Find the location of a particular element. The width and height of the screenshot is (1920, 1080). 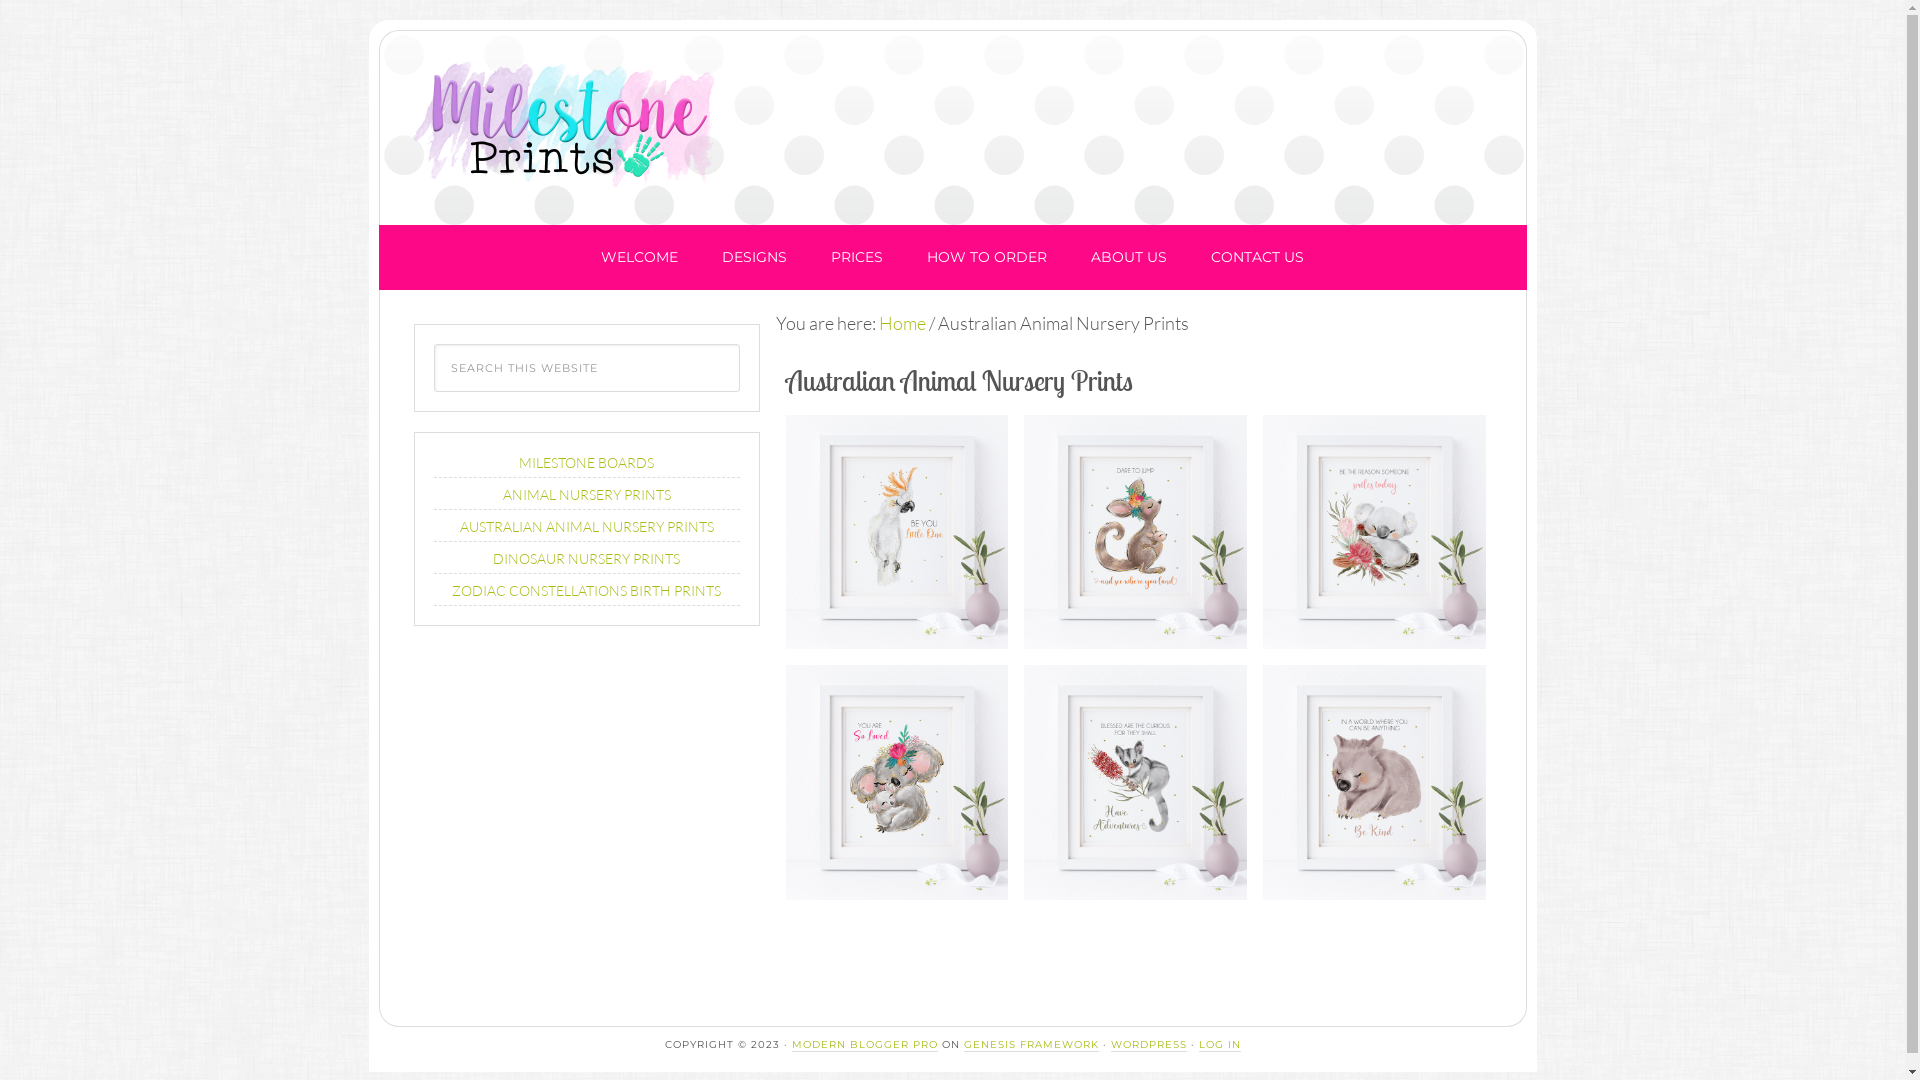

'ZODIAC CONSTELLATIONS BIRTH PRINTS' is located at coordinates (585, 589).